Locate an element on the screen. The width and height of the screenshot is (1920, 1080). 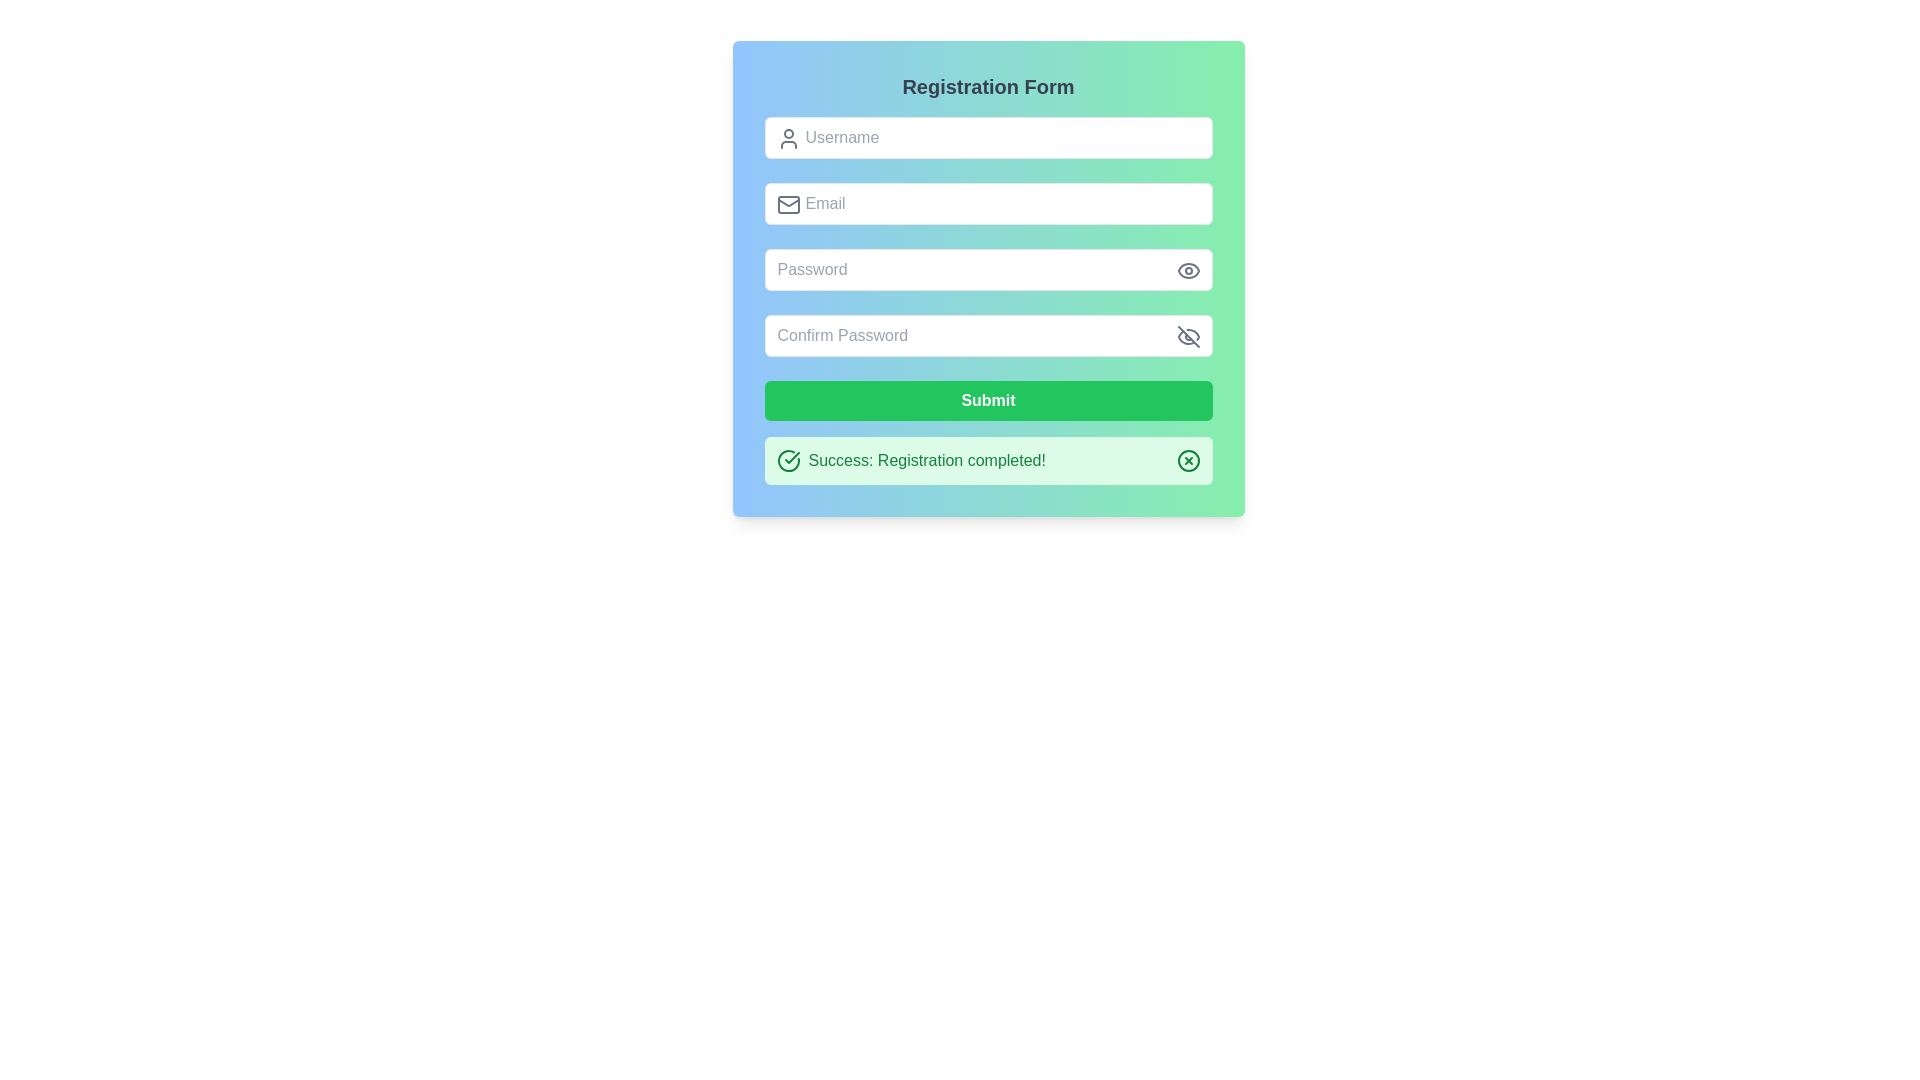
the eye icon toggle button located on the right side of the password input field is located at coordinates (1188, 270).